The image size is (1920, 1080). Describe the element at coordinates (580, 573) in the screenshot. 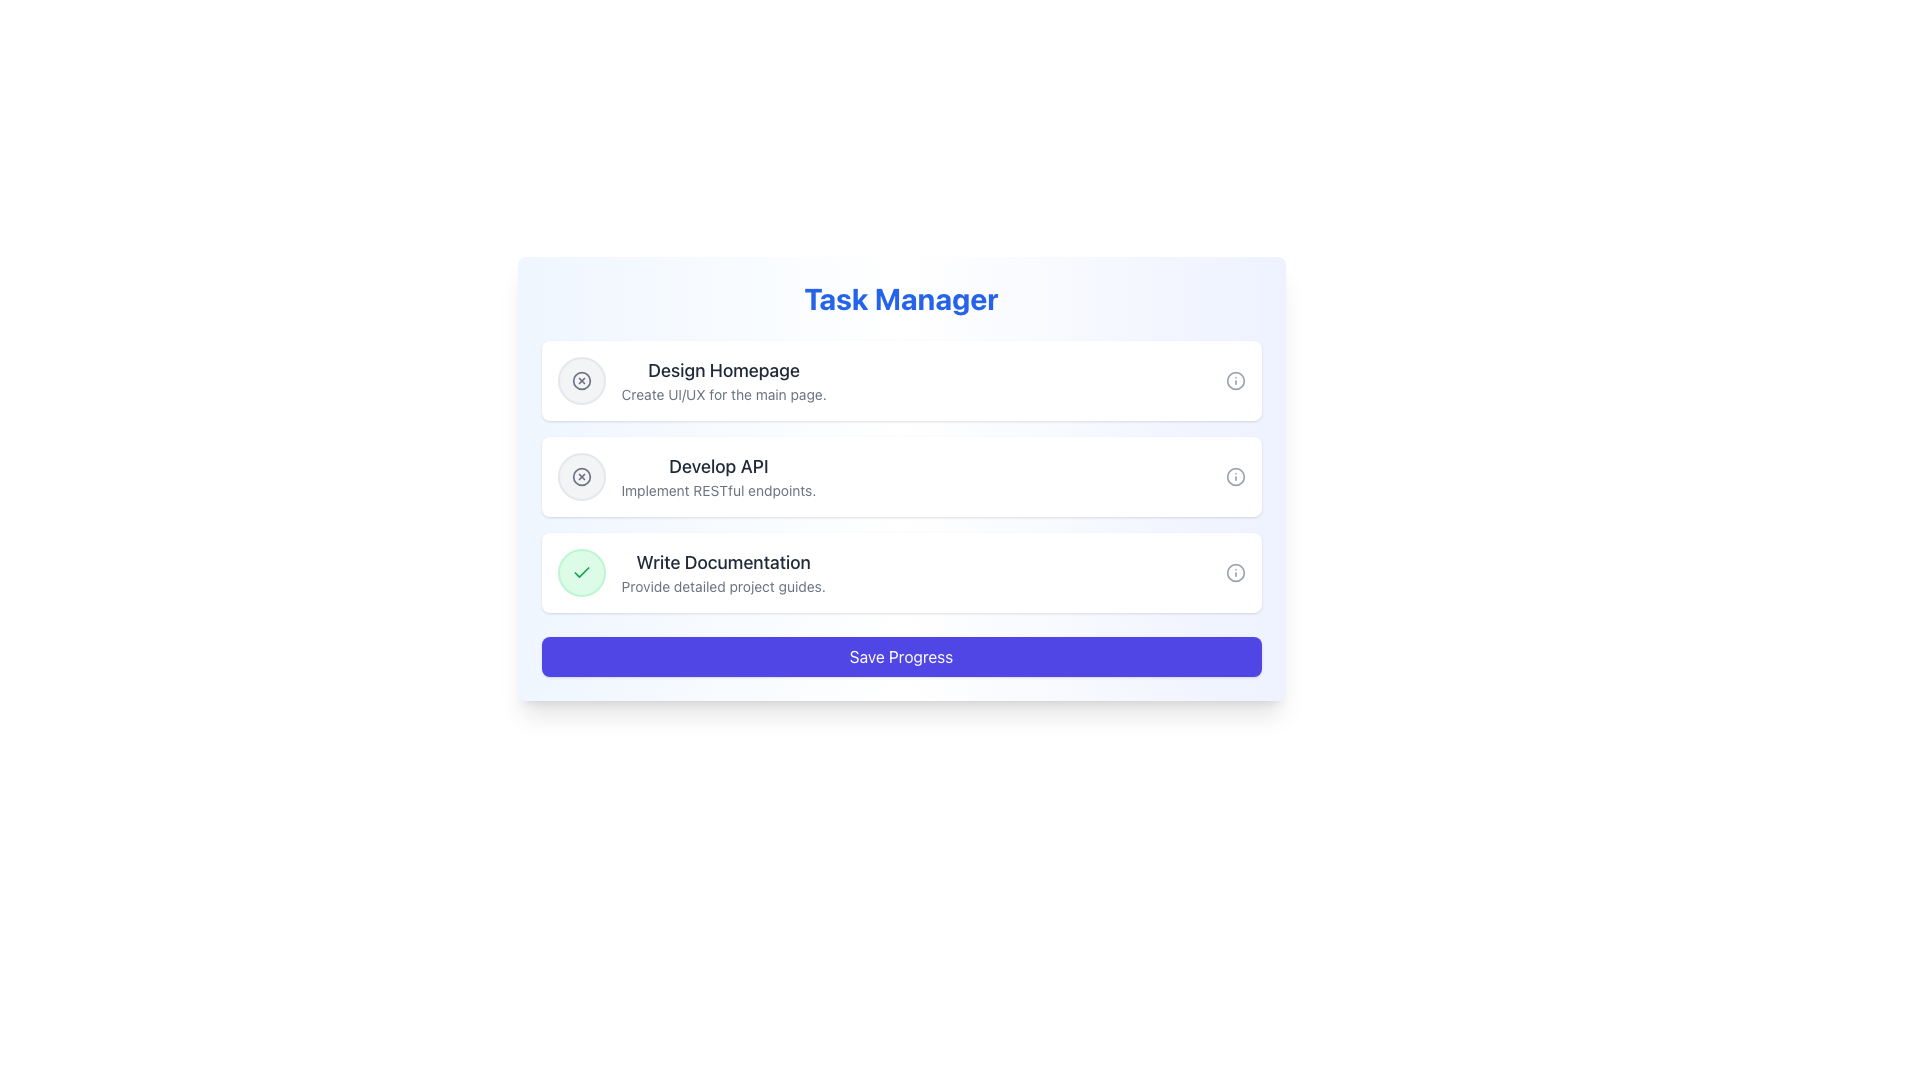

I see `the checkmark icon indicating the completion status of the 'Write Documentation' task, positioned towards the left side of the bottom-most task item in the list` at that location.